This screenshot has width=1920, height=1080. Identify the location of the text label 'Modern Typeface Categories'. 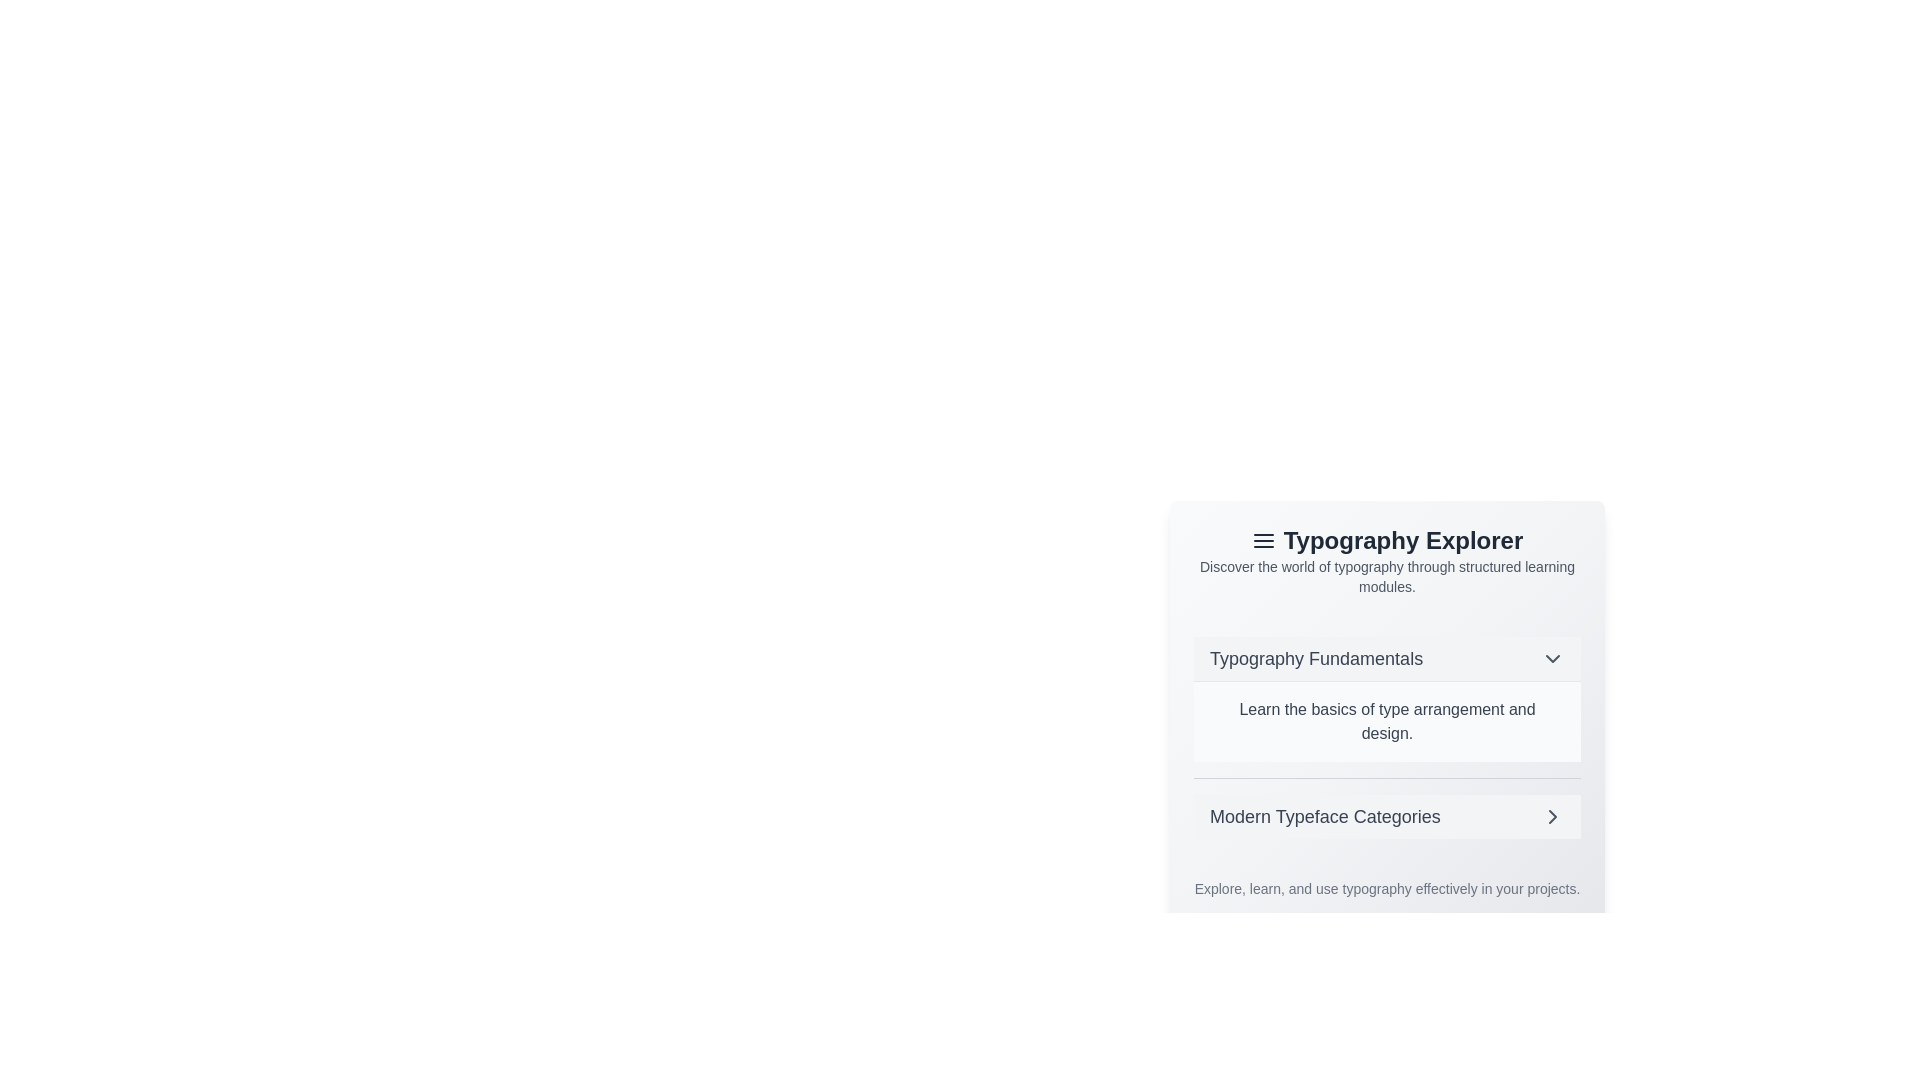
(1325, 817).